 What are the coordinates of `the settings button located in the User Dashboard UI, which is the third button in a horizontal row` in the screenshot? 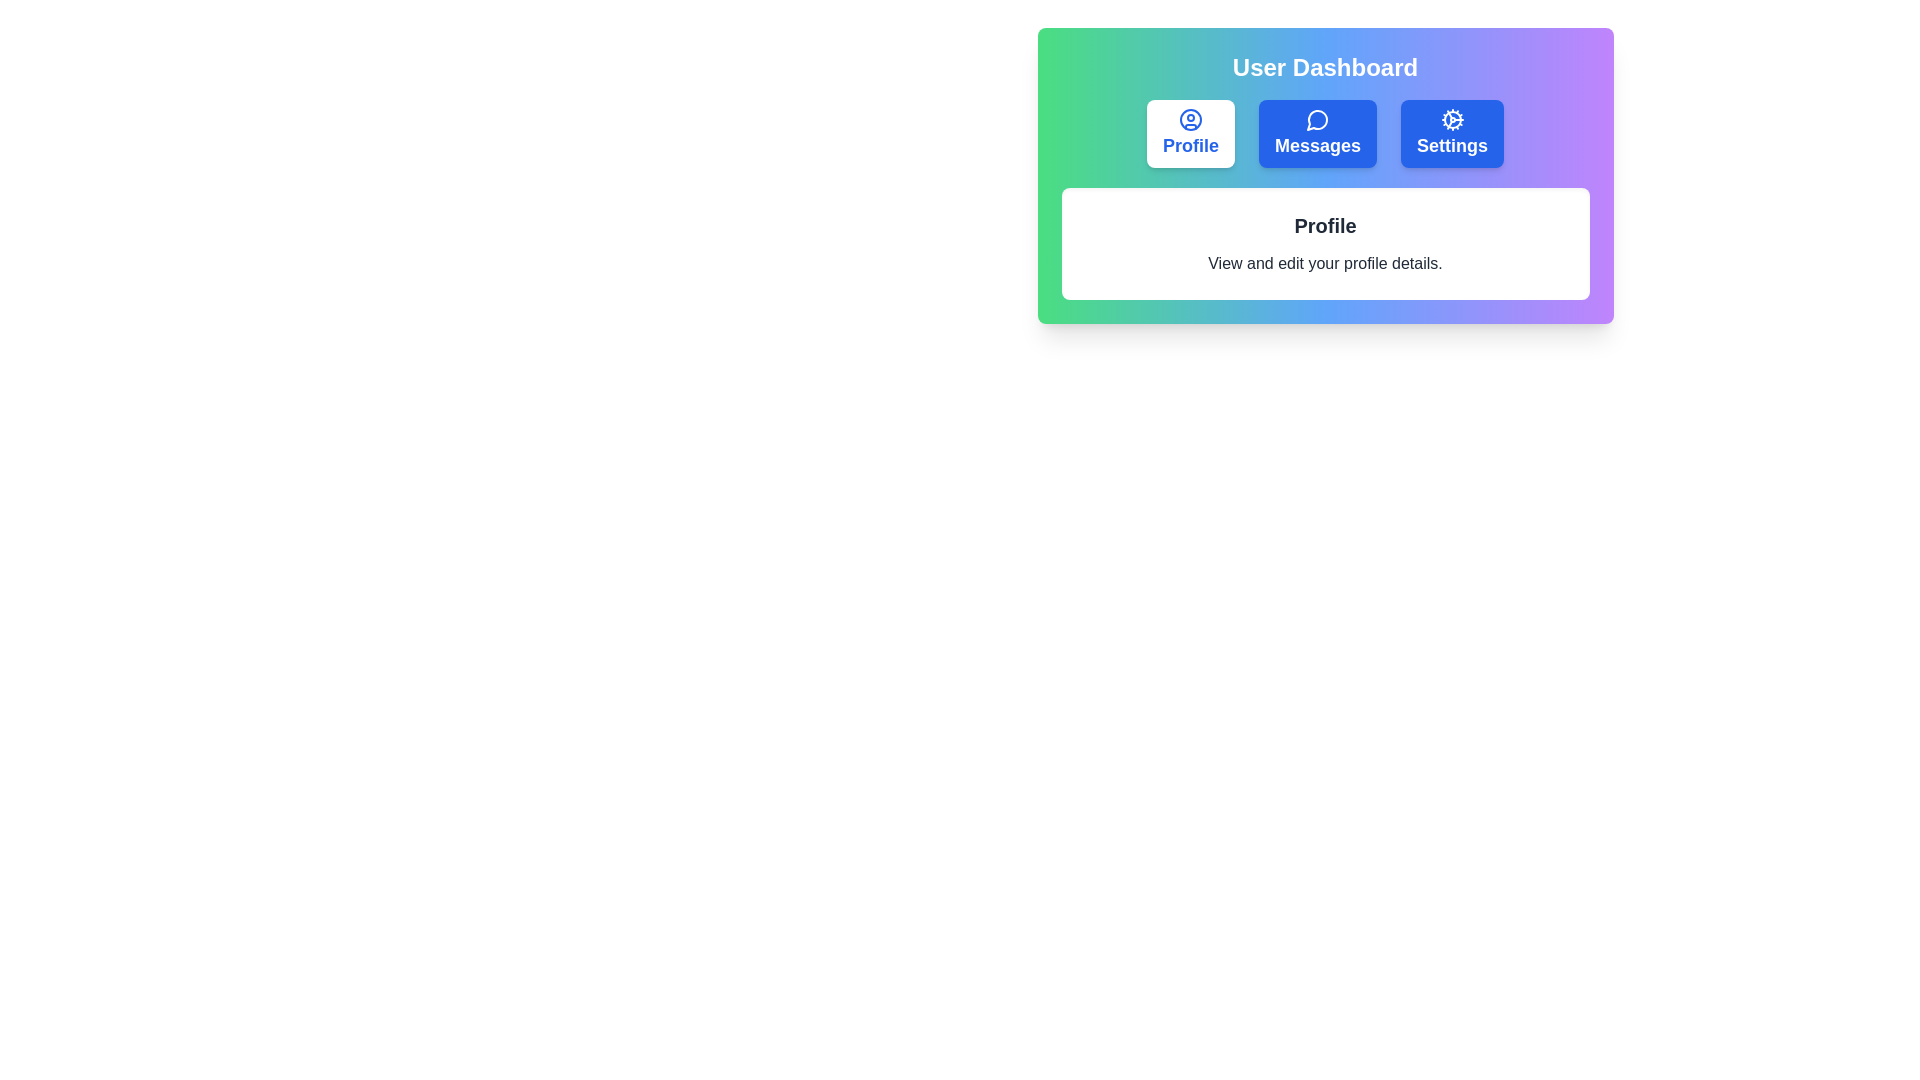 It's located at (1452, 134).